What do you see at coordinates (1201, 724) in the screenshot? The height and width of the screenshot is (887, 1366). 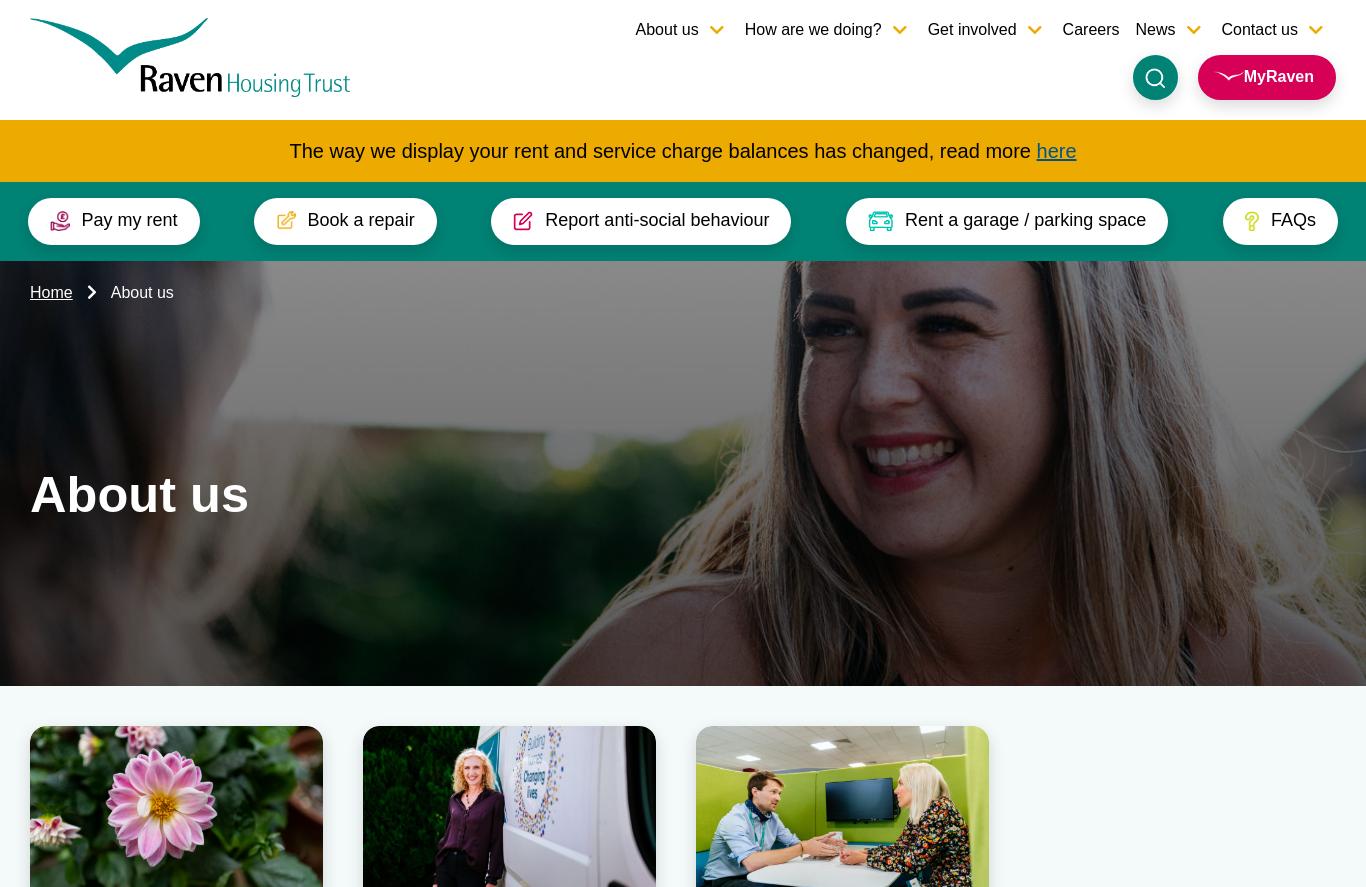 I see `'Gender pay report'` at bounding box center [1201, 724].